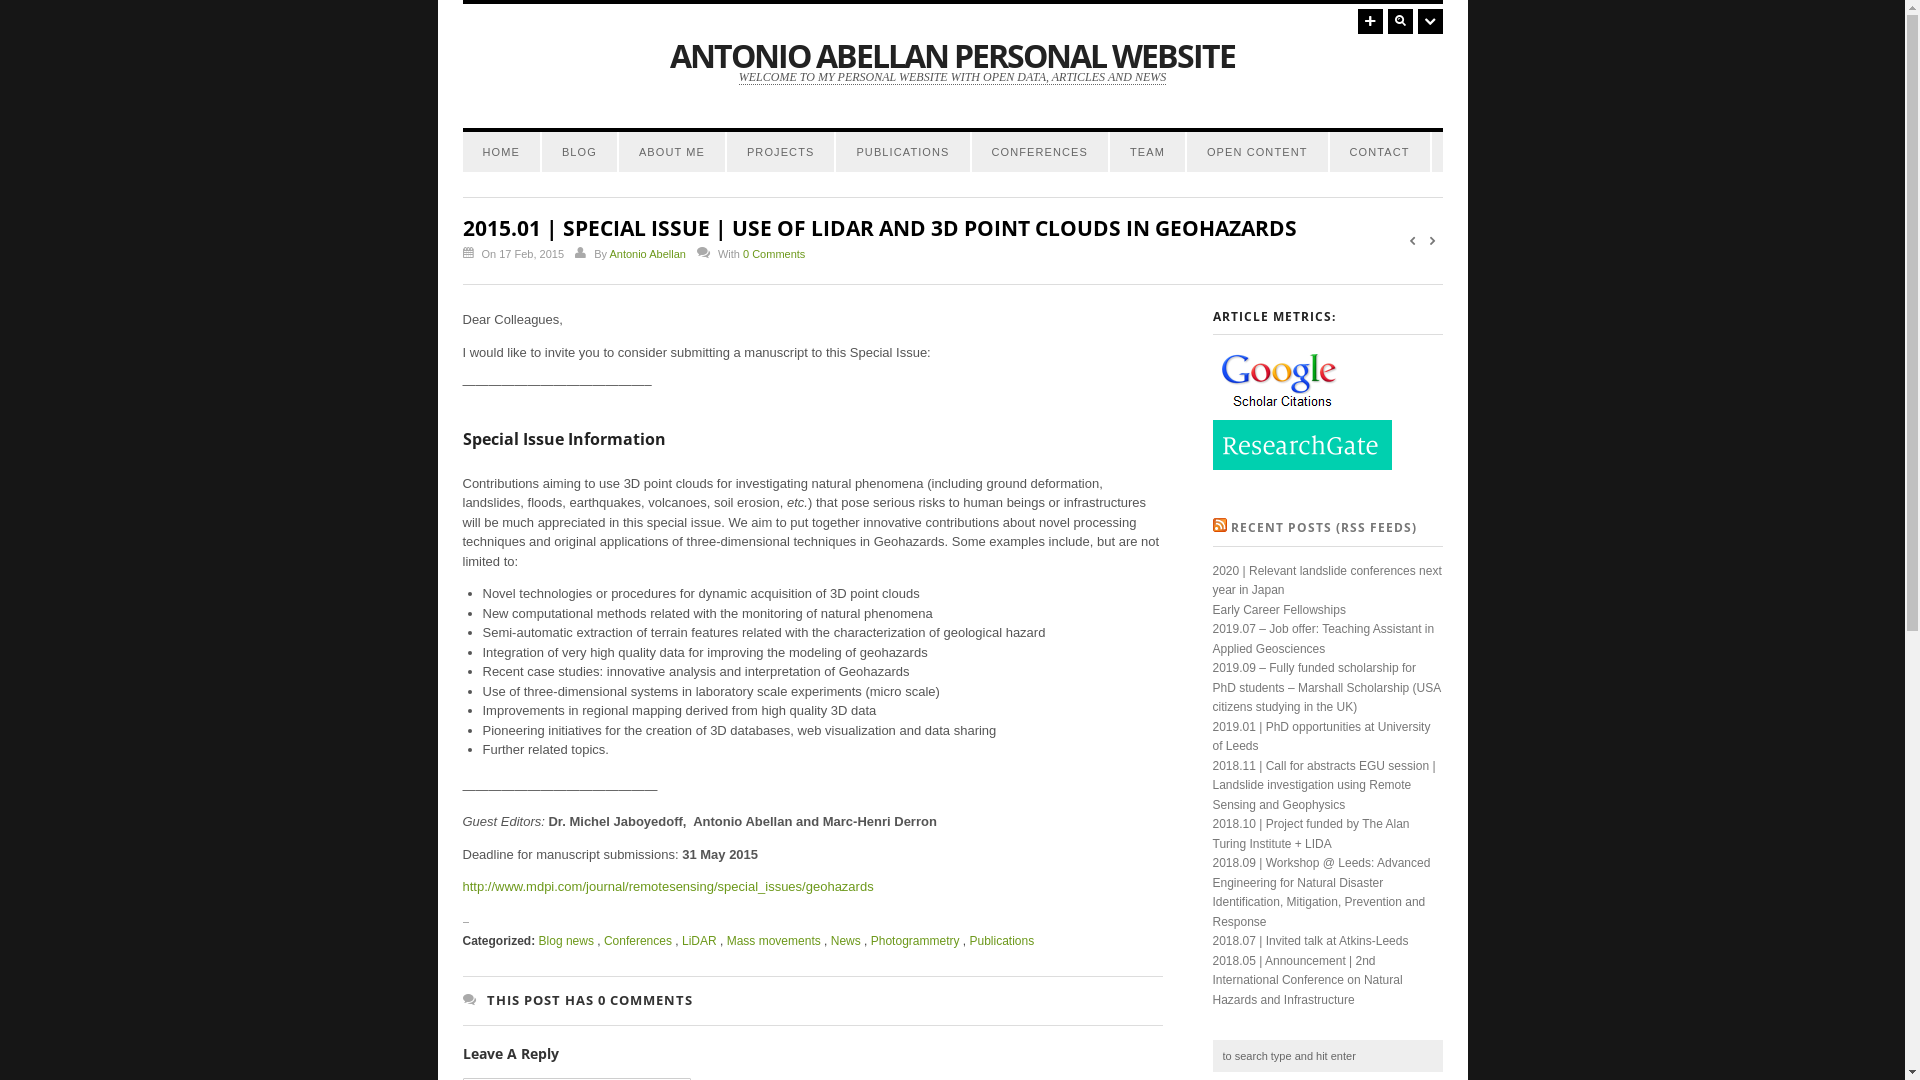  Describe the element at coordinates (901, 150) in the screenshot. I see `'PUBLICATIONS'` at that location.